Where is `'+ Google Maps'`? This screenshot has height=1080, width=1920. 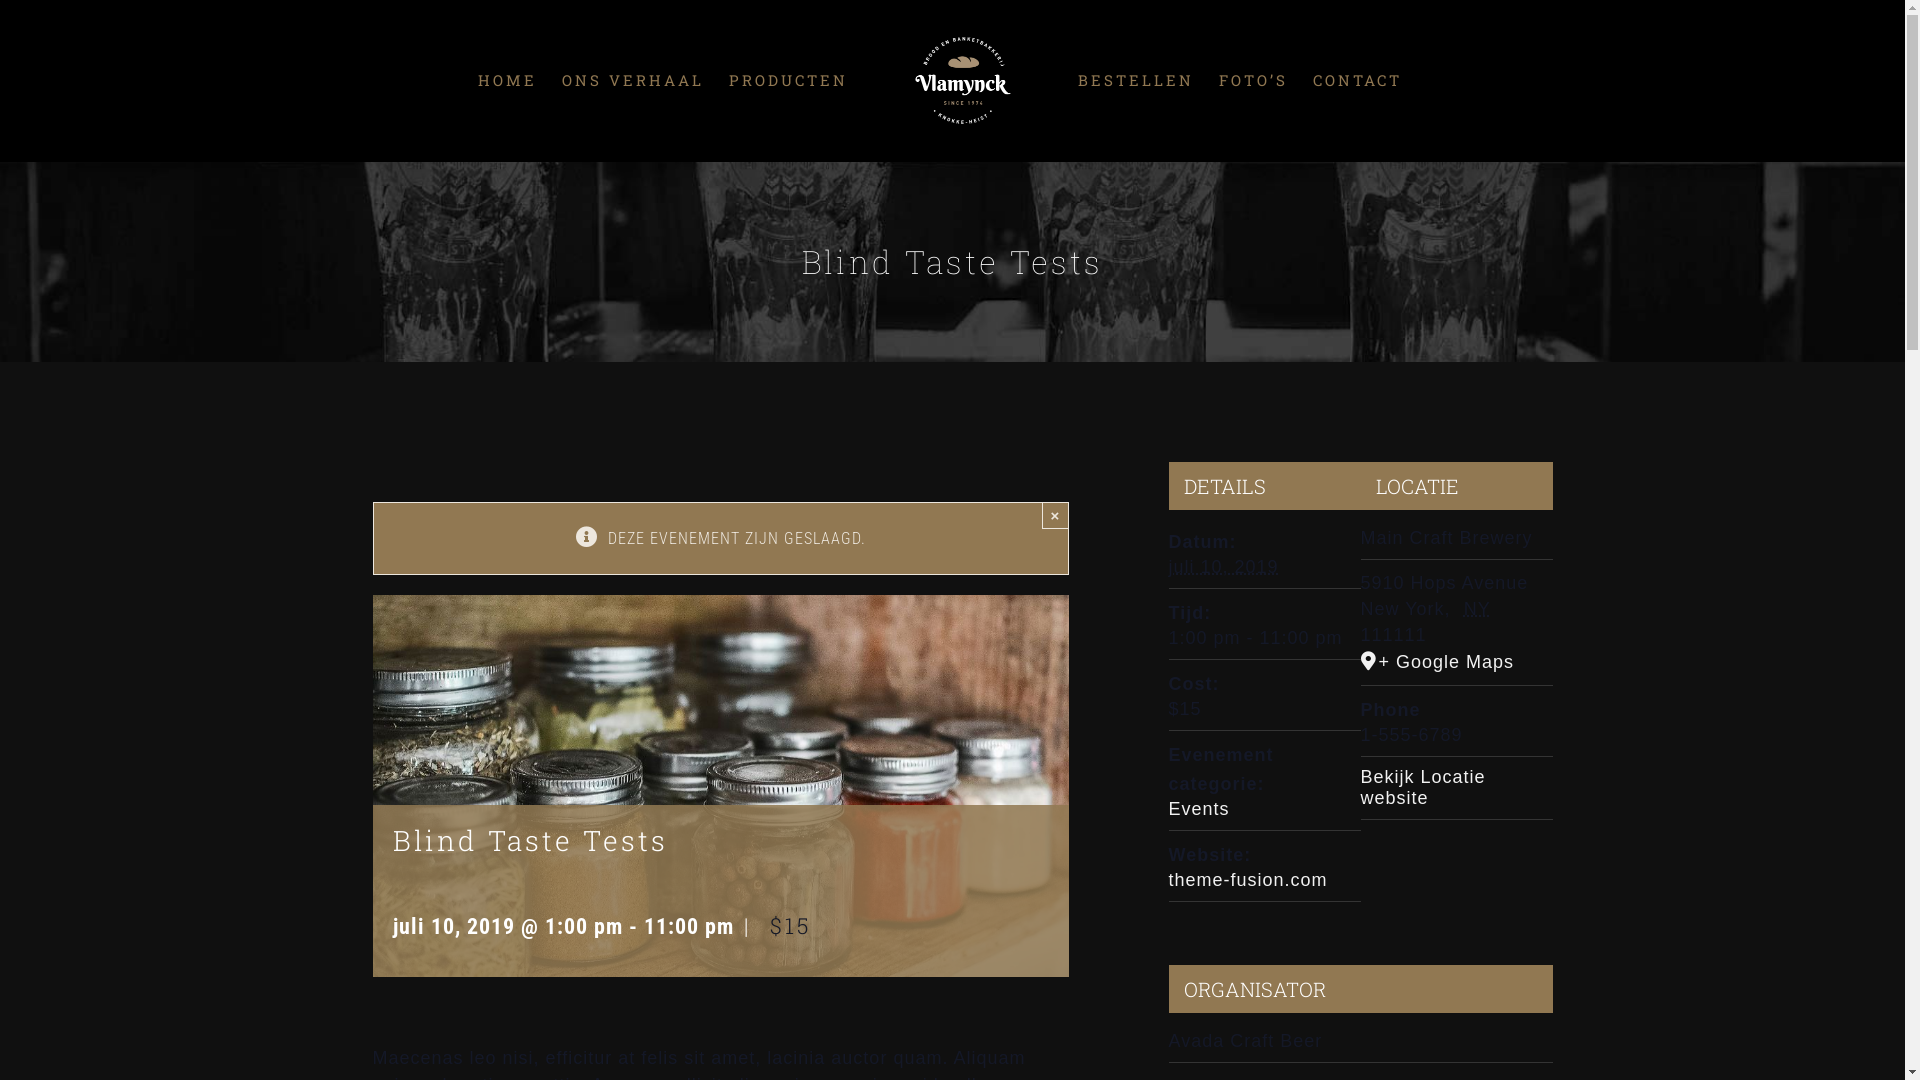 '+ Google Maps' is located at coordinates (1455, 661).